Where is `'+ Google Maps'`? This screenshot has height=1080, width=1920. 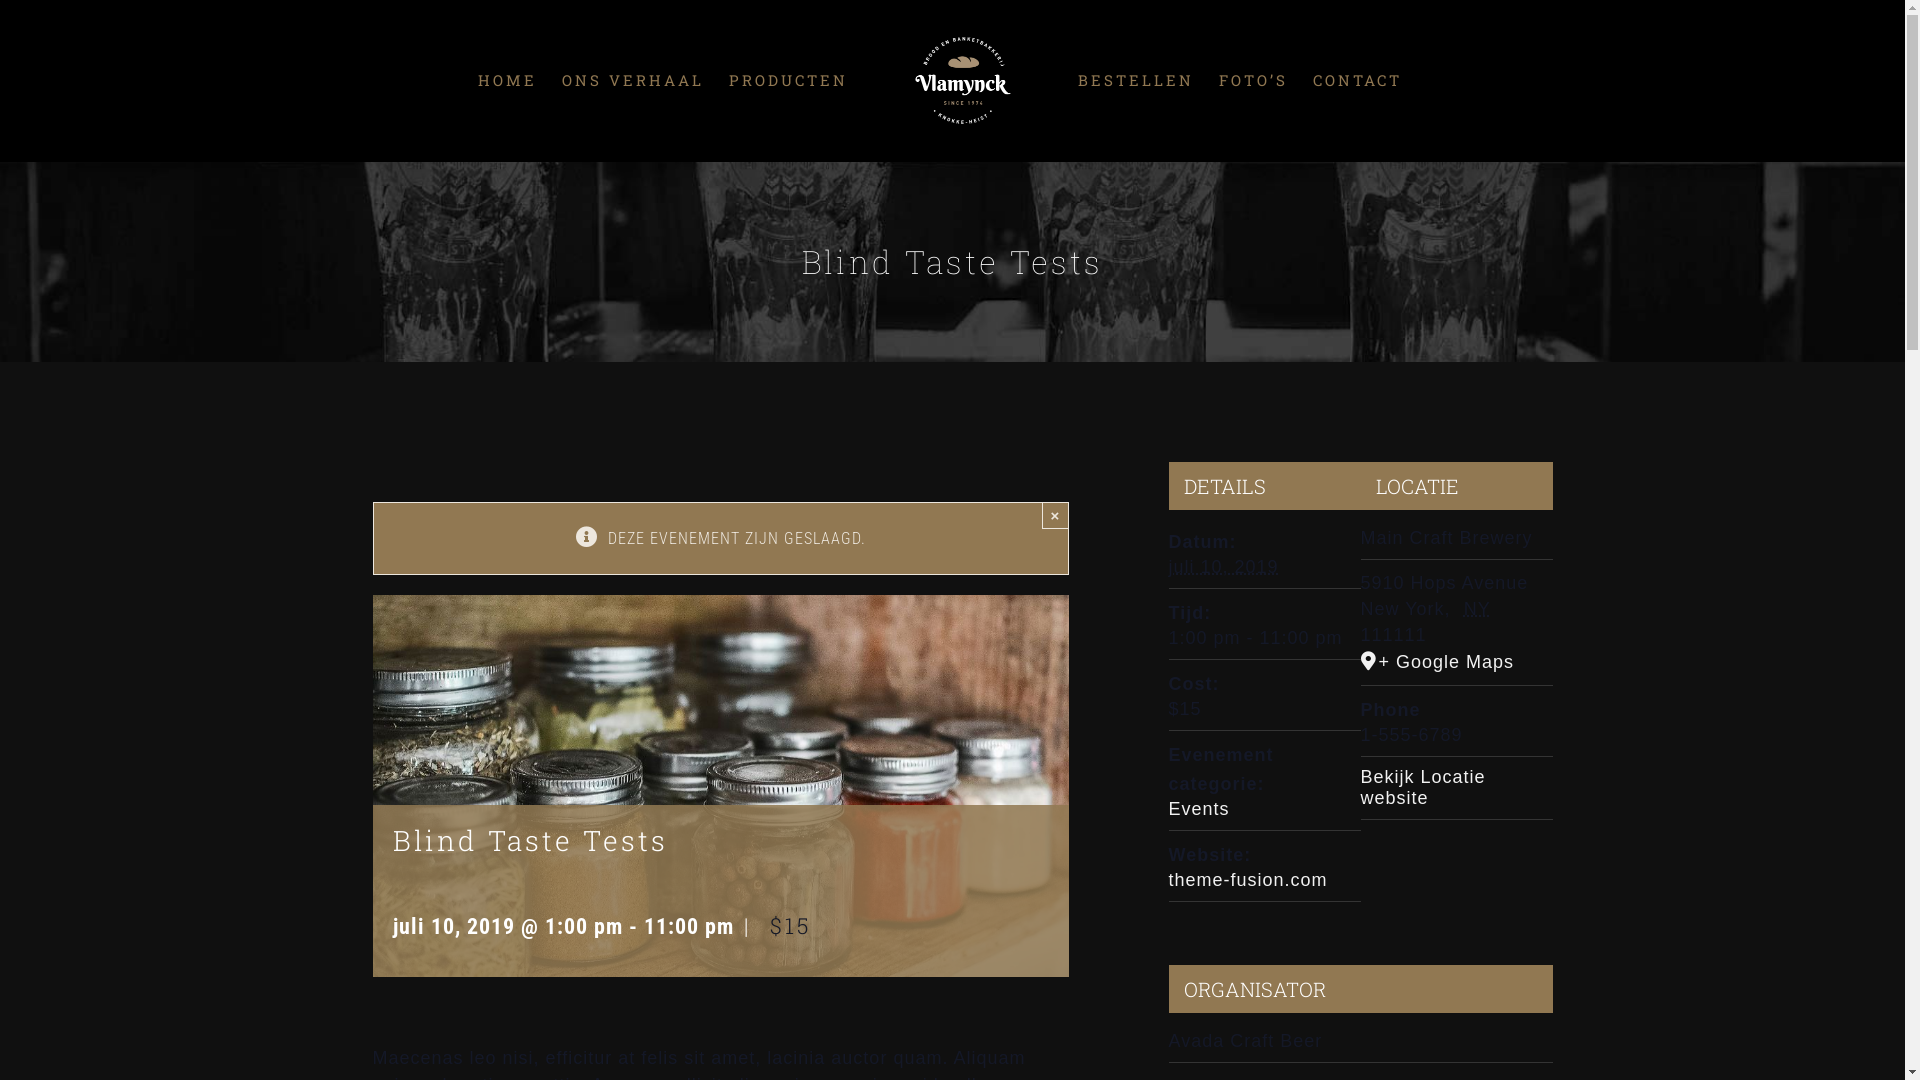 '+ Google Maps' is located at coordinates (1455, 661).